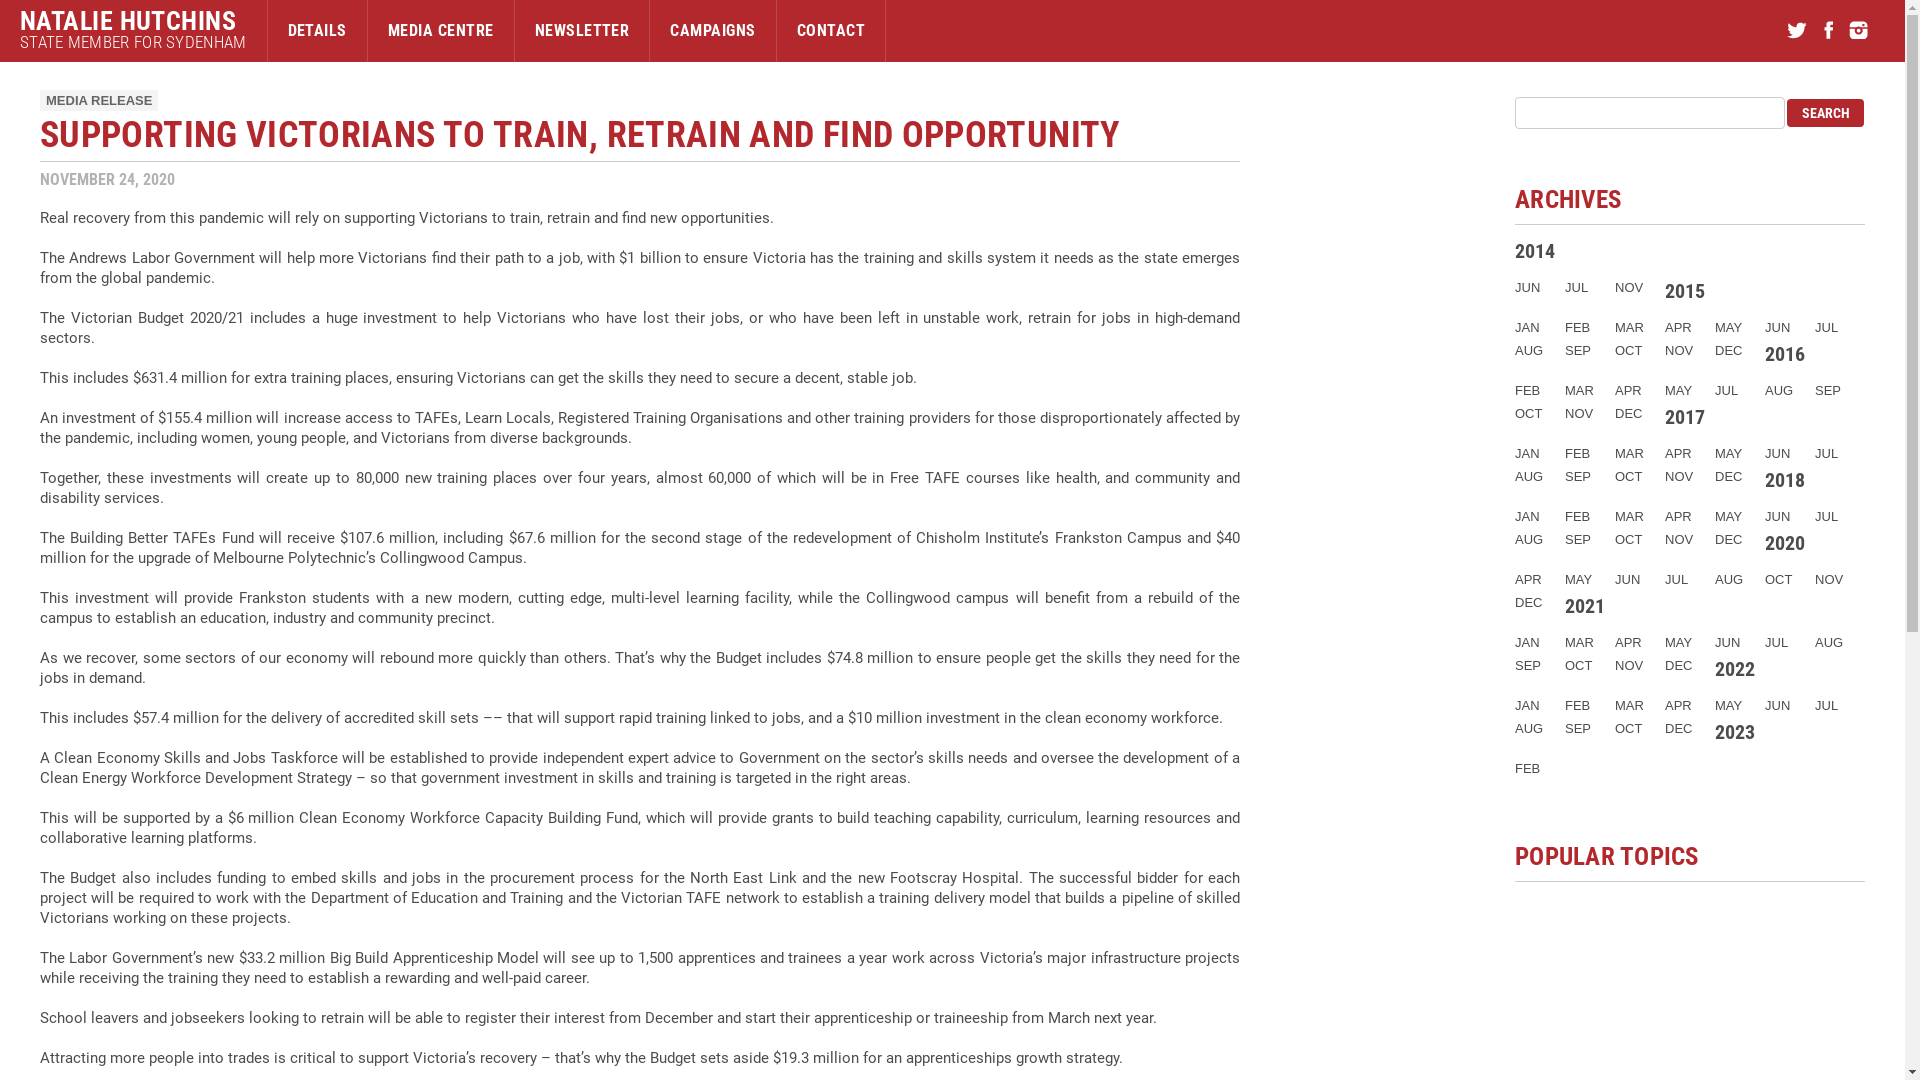 This screenshot has width=1920, height=1080. I want to click on '2017', so click(1683, 415).